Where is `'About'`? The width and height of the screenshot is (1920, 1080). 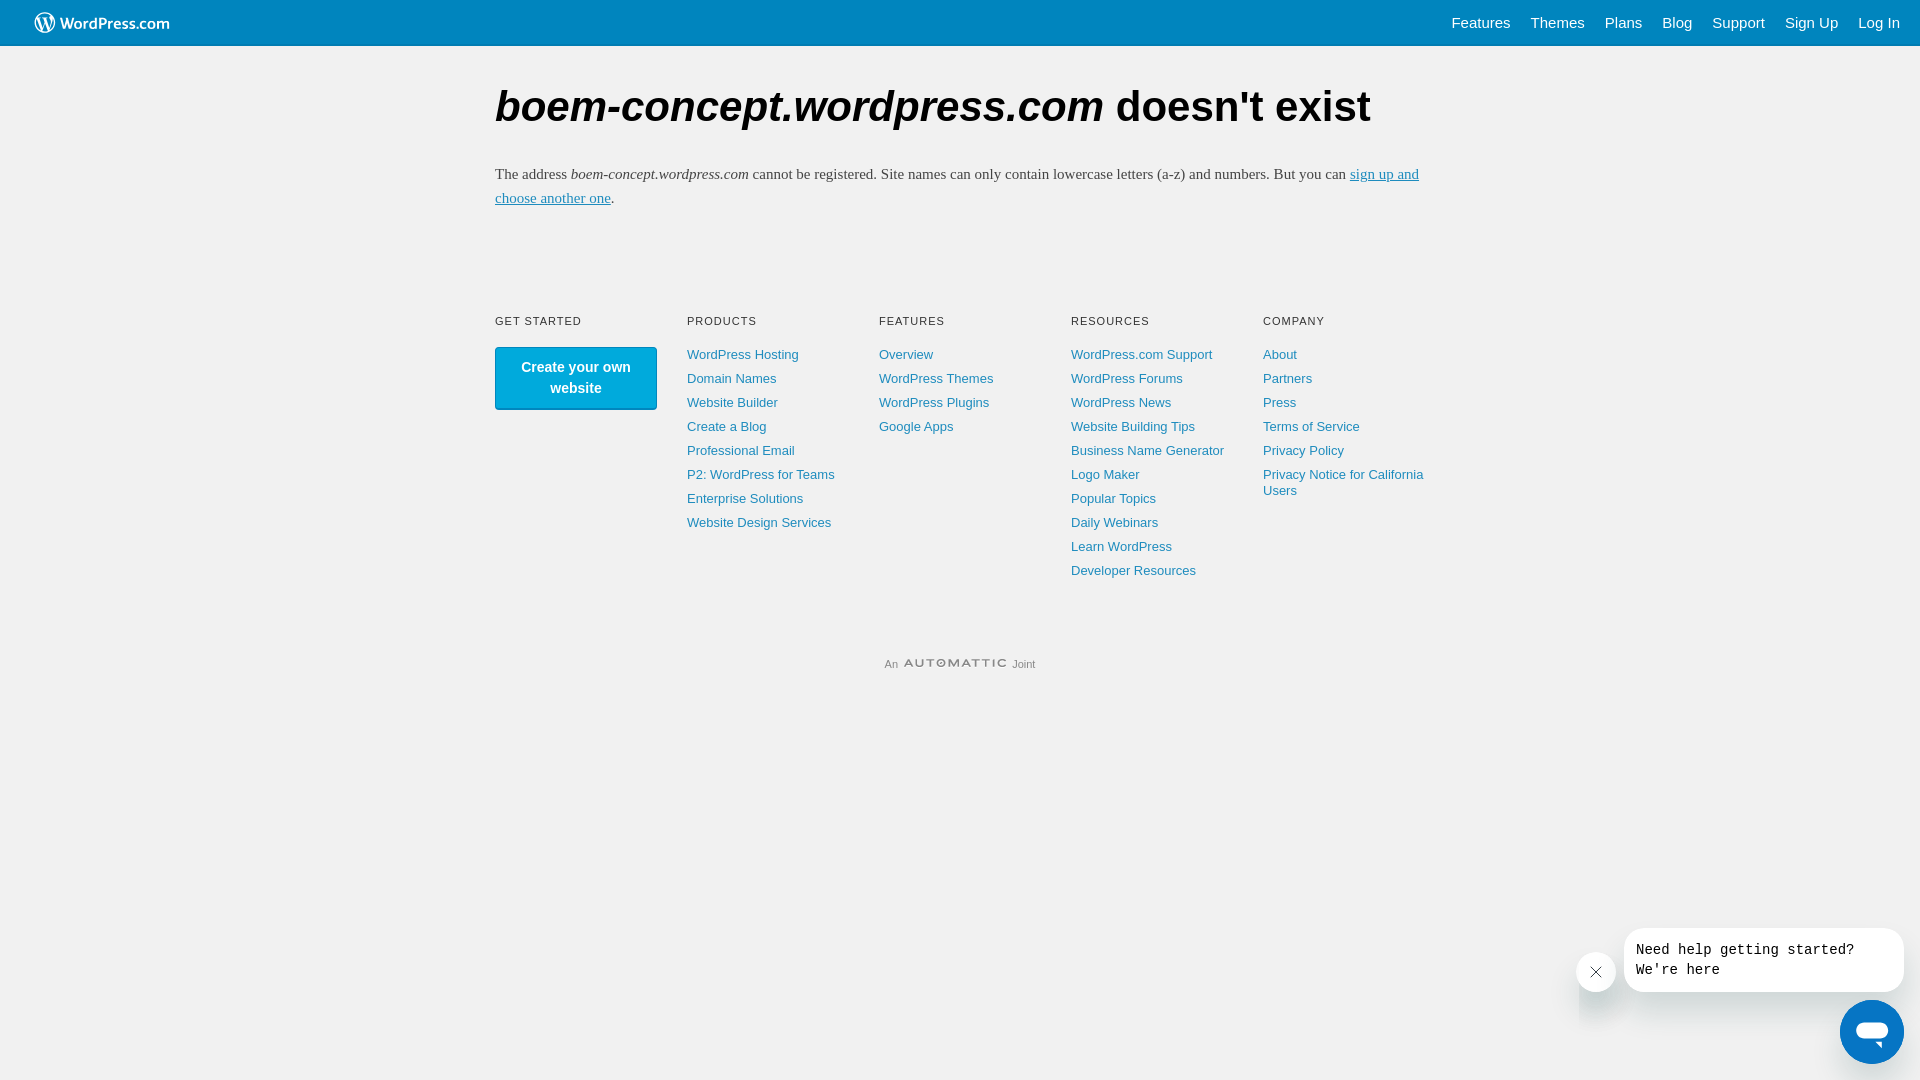 'About' is located at coordinates (1280, 353).